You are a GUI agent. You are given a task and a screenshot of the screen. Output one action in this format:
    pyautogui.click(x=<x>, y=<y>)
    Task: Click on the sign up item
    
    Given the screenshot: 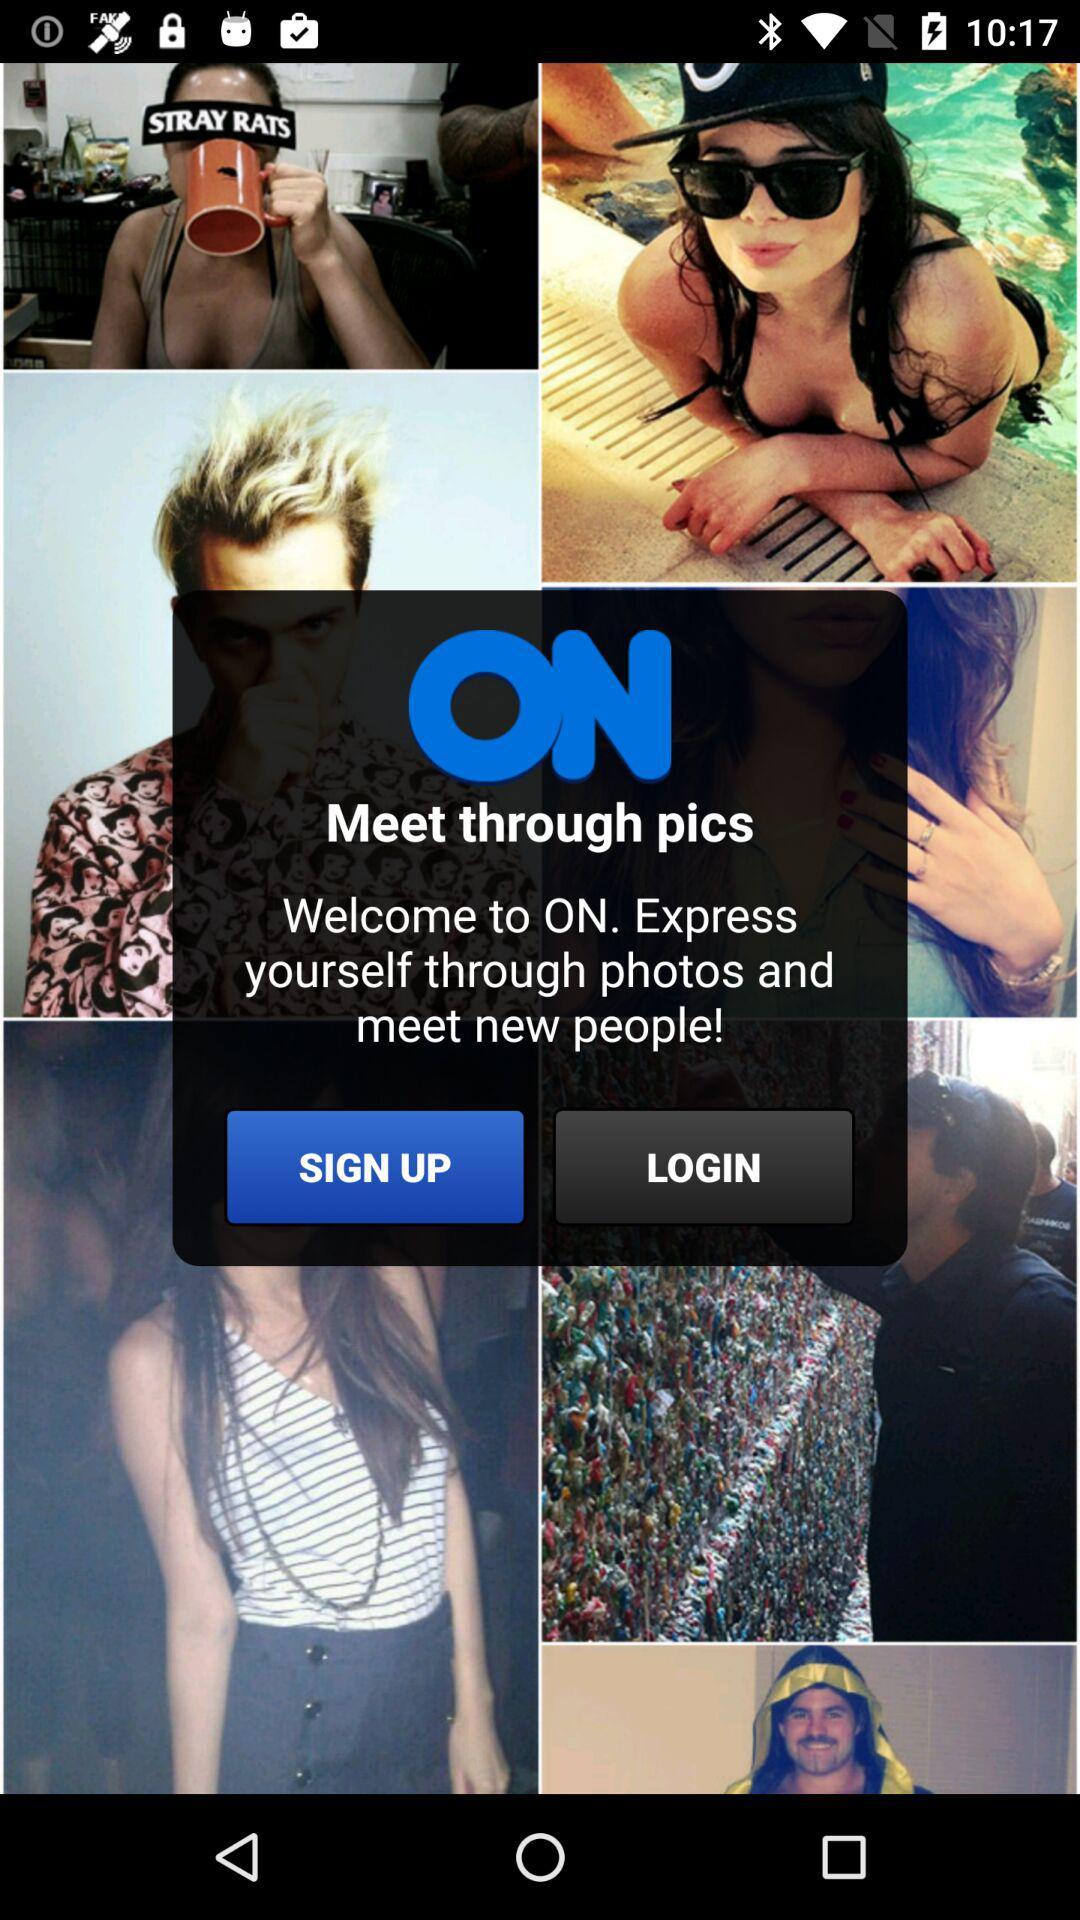 What is the action you would take?
    pyautogui.click(x=375, y=1166)
    